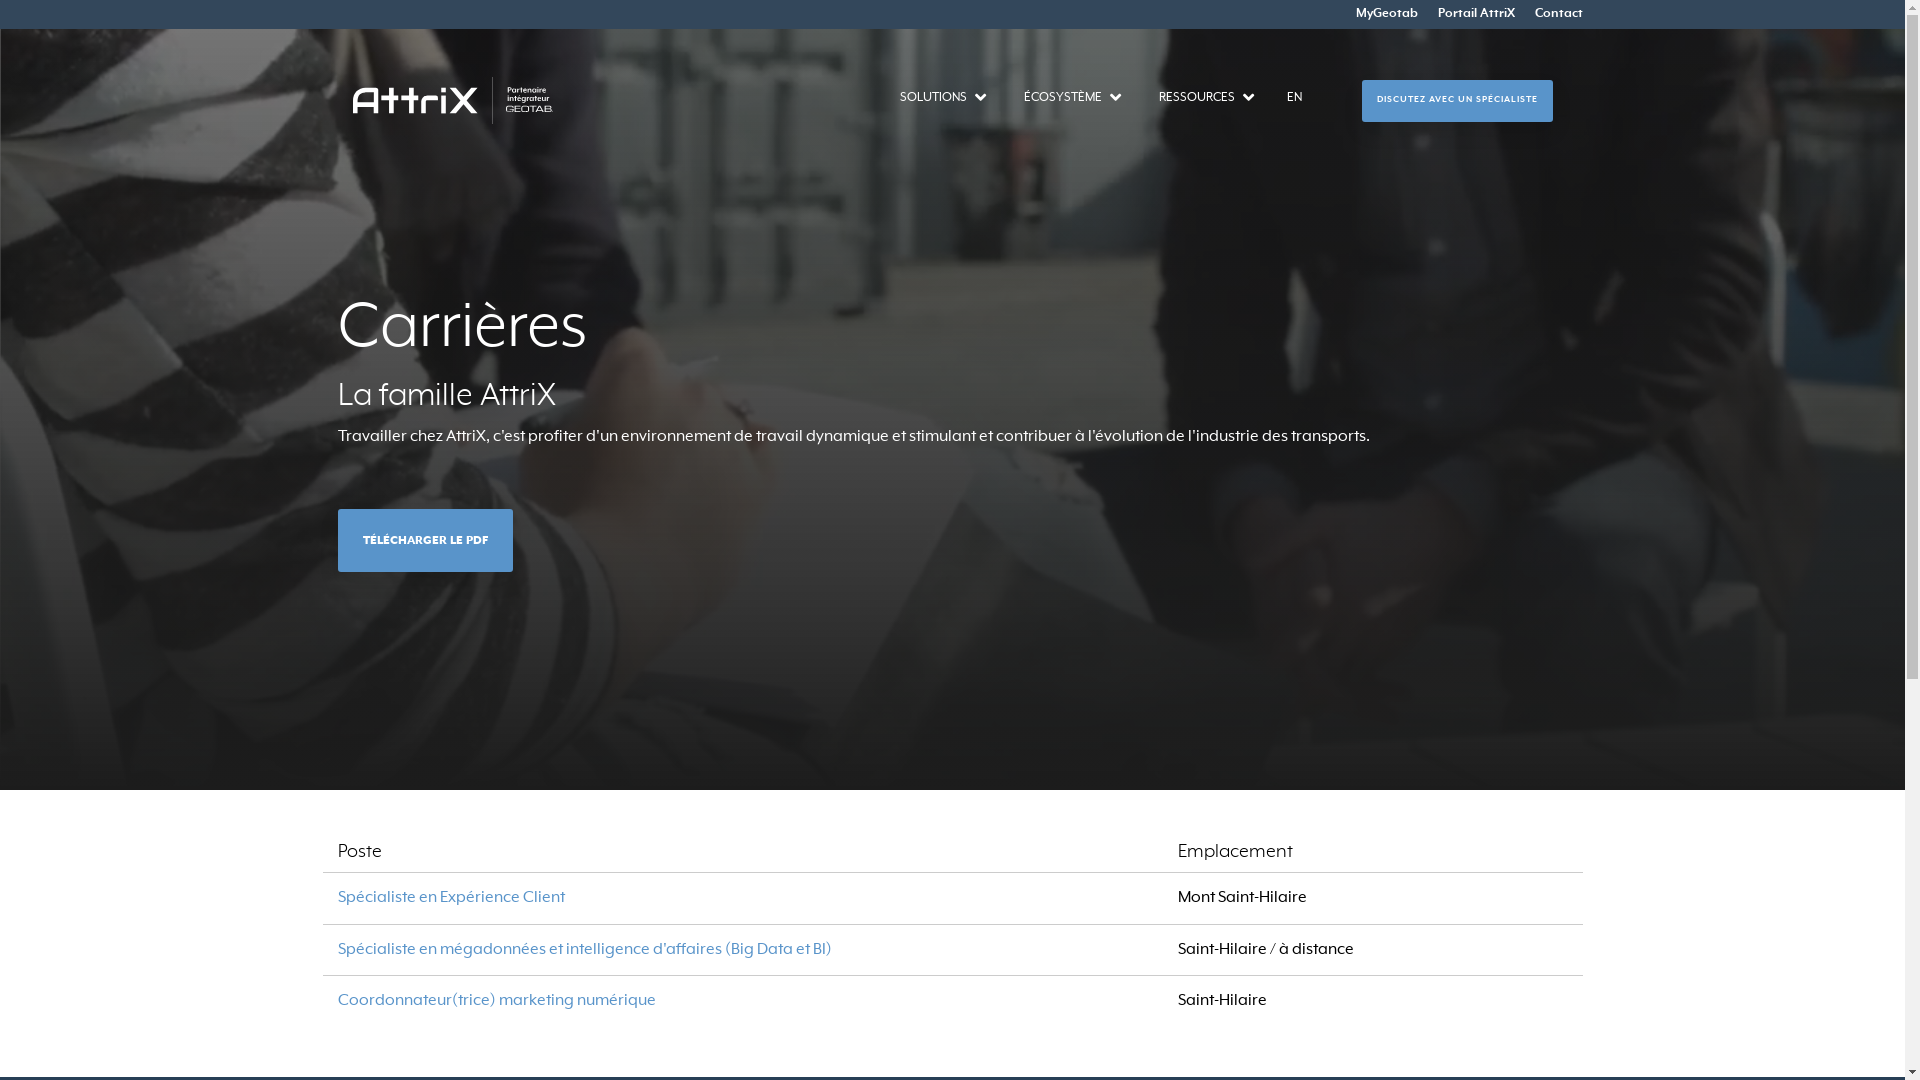  What do you see at coordinates (1195, 97) in the screenshot?
I see `'RESSOURCES'` at bounding box center [1195, 97].